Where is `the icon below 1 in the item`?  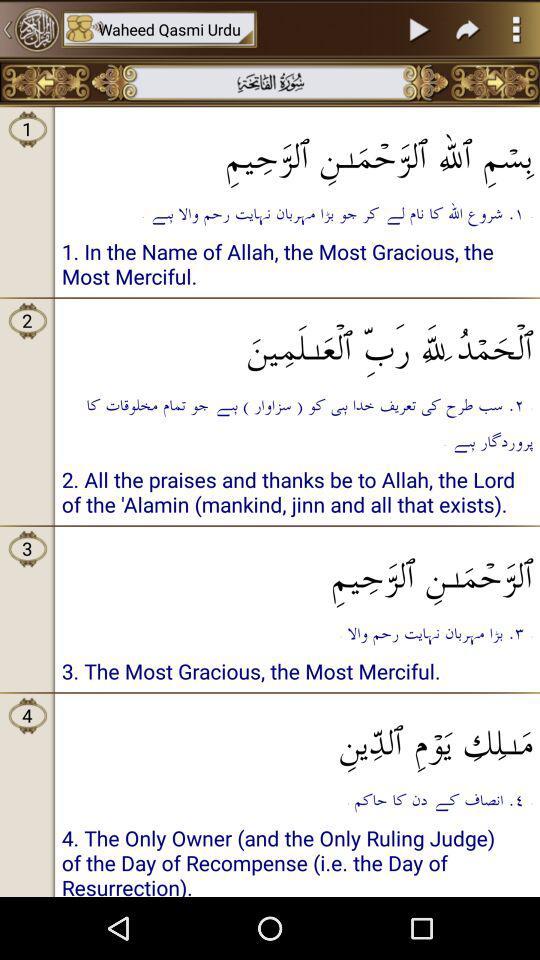
the icon below 1 in the item is located at coordinates (296, 342).